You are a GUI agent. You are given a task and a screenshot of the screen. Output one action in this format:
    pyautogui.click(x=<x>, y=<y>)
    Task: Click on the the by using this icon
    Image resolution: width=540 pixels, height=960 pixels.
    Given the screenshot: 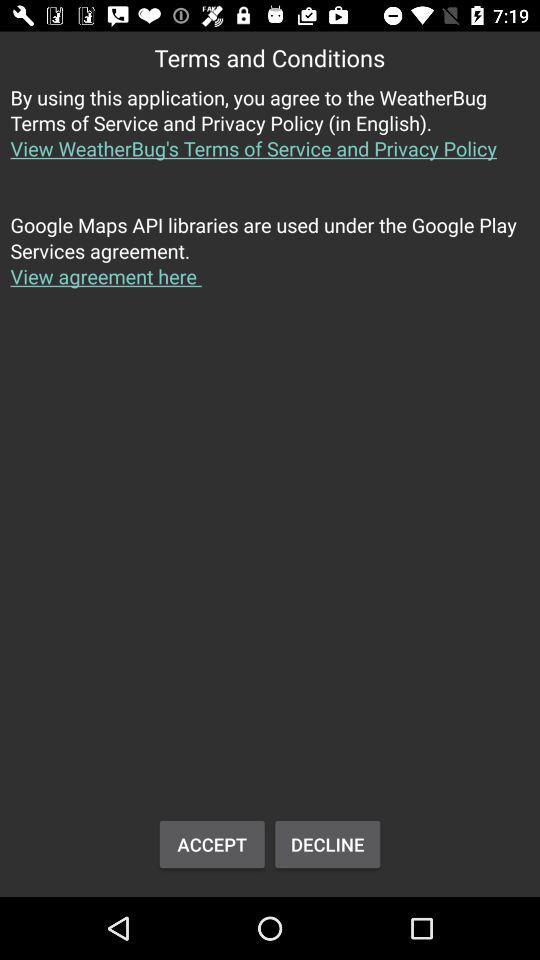 What is the action you would take?
    pyautogui.click(x=270, y=133)
    